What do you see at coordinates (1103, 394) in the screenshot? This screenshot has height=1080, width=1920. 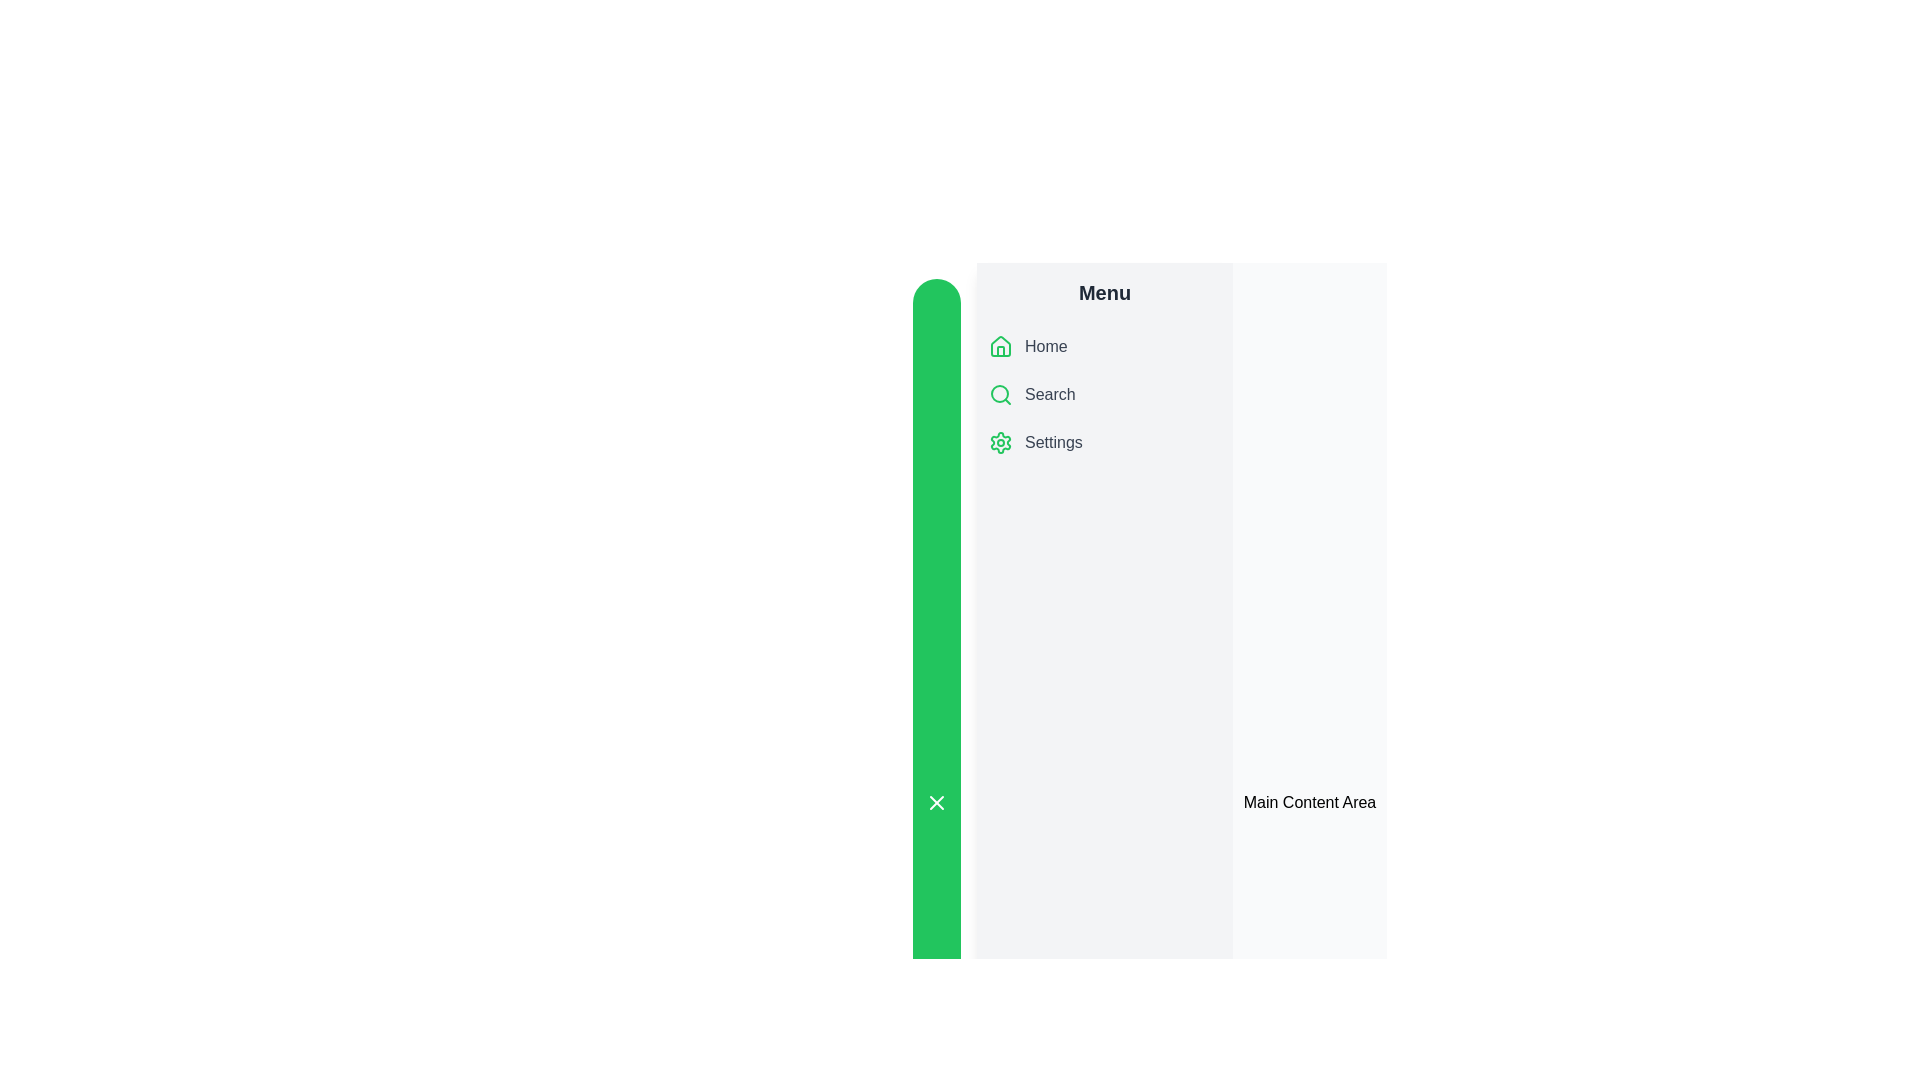 I see `the menu item Search to select it` at bounding box center [1103, 394].